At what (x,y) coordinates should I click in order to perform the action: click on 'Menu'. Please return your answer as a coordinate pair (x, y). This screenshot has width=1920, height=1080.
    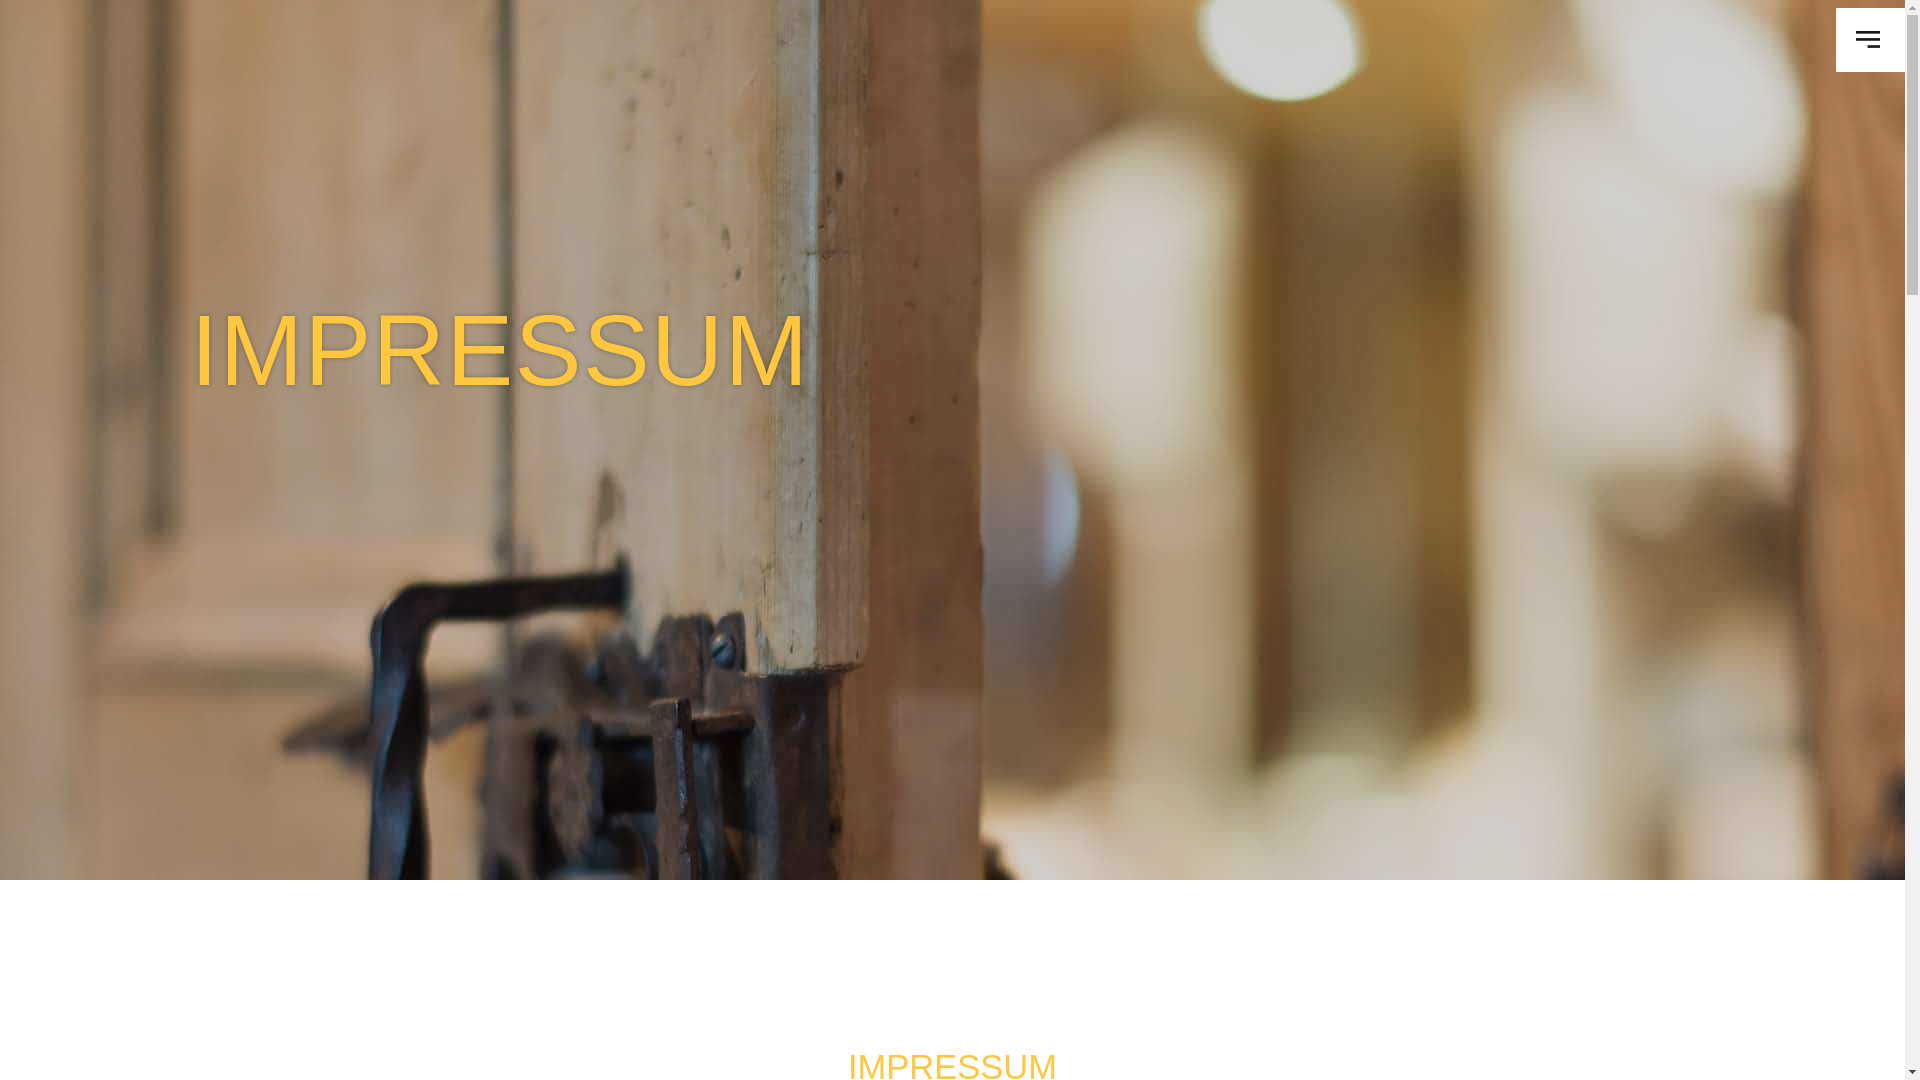
    Looking at the image, I should click on (1869, 39).